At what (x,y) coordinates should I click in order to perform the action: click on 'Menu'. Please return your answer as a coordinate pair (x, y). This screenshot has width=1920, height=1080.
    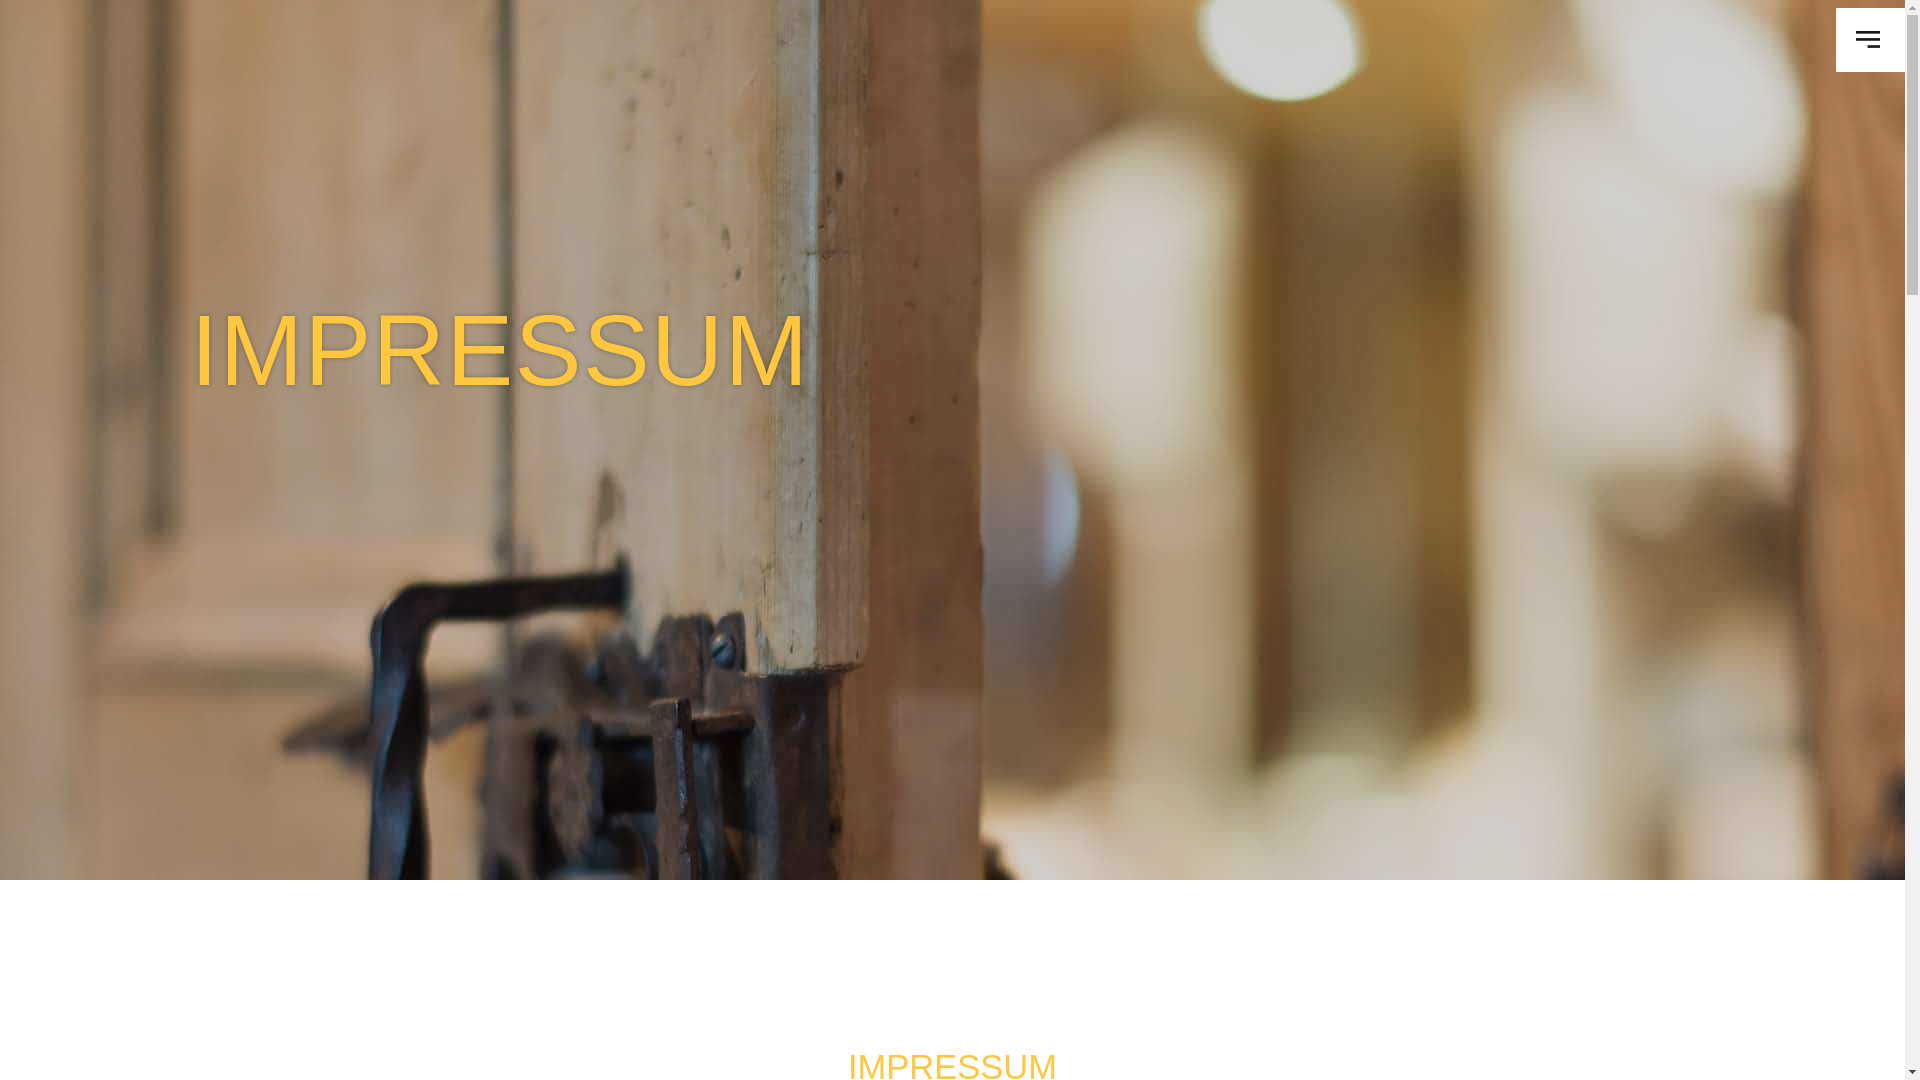
    Looking at the image, I should click on (1869, 39).